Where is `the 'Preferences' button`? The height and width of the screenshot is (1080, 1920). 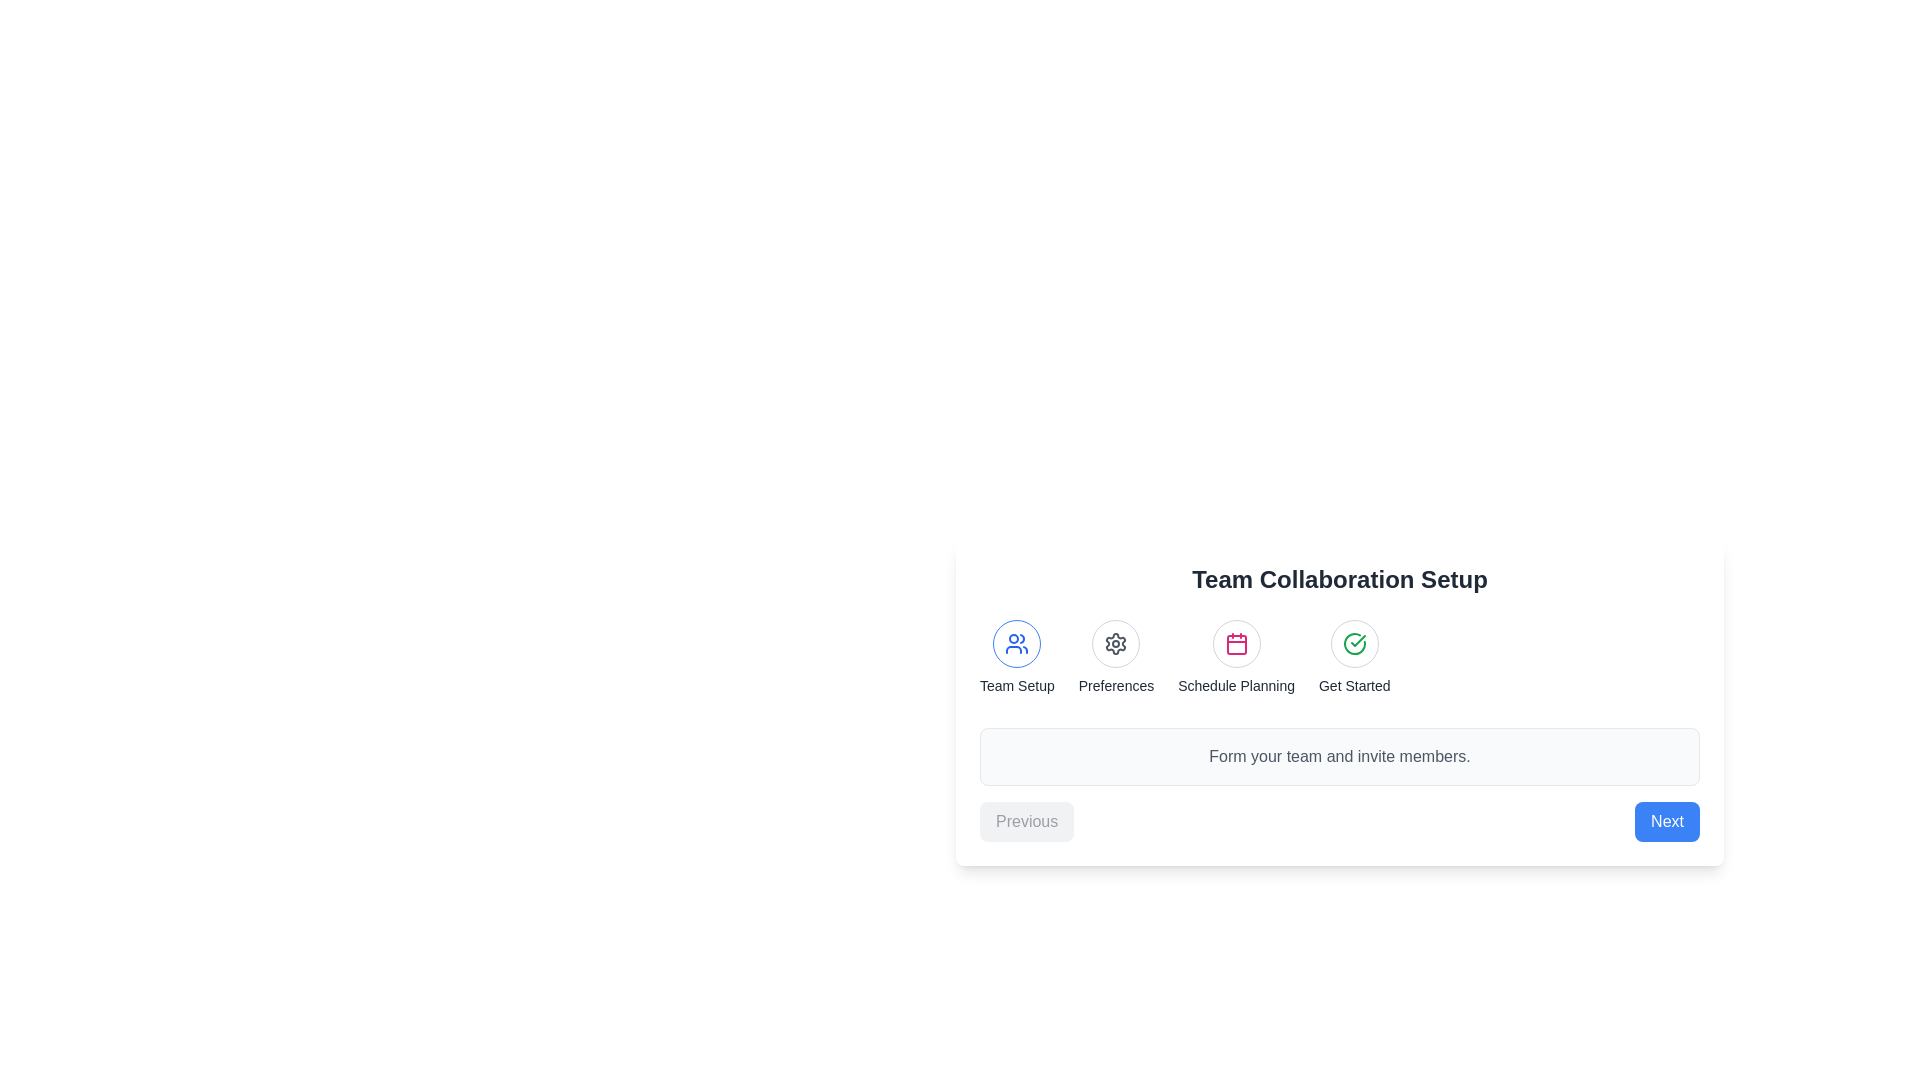
the 'Preferences' button is located at coordinates (1115, 658).